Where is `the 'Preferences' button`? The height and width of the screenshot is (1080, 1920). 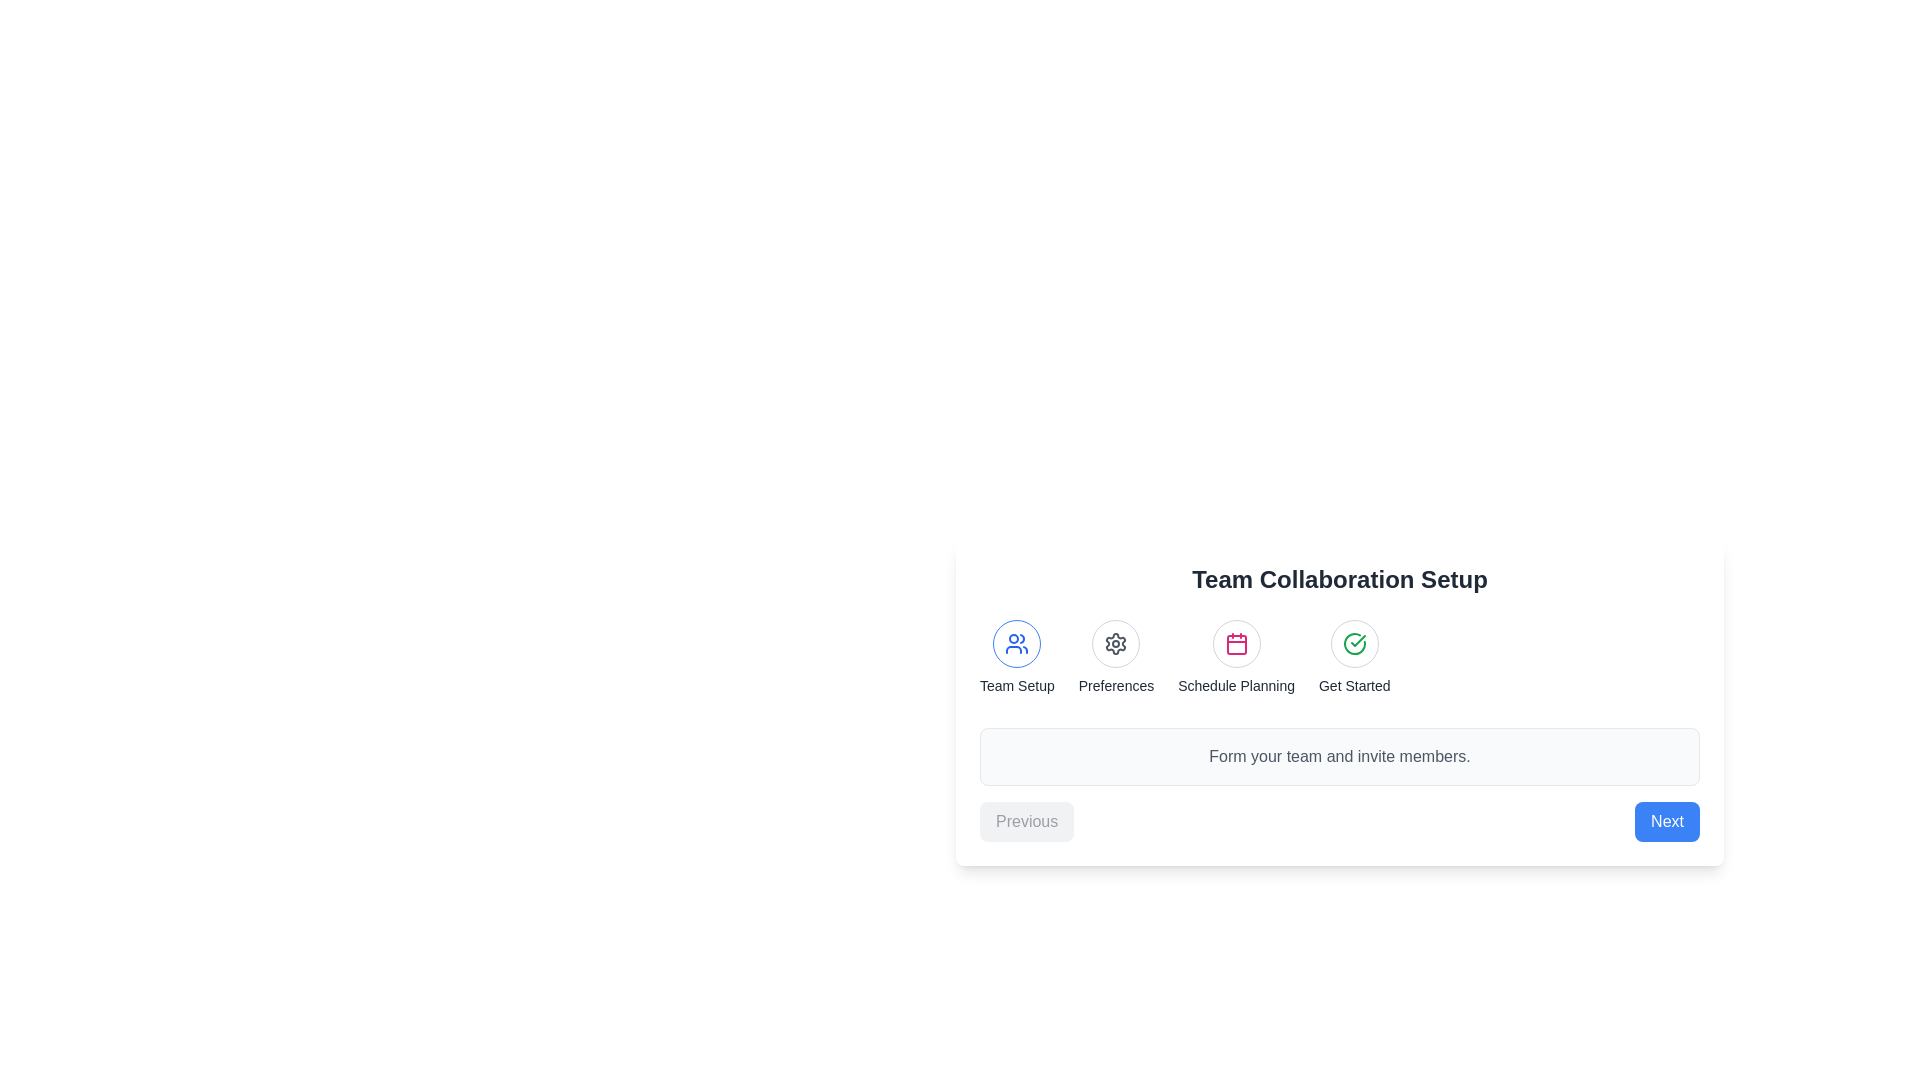
the 'Preferences' button is located at coordinates (1115, 658).